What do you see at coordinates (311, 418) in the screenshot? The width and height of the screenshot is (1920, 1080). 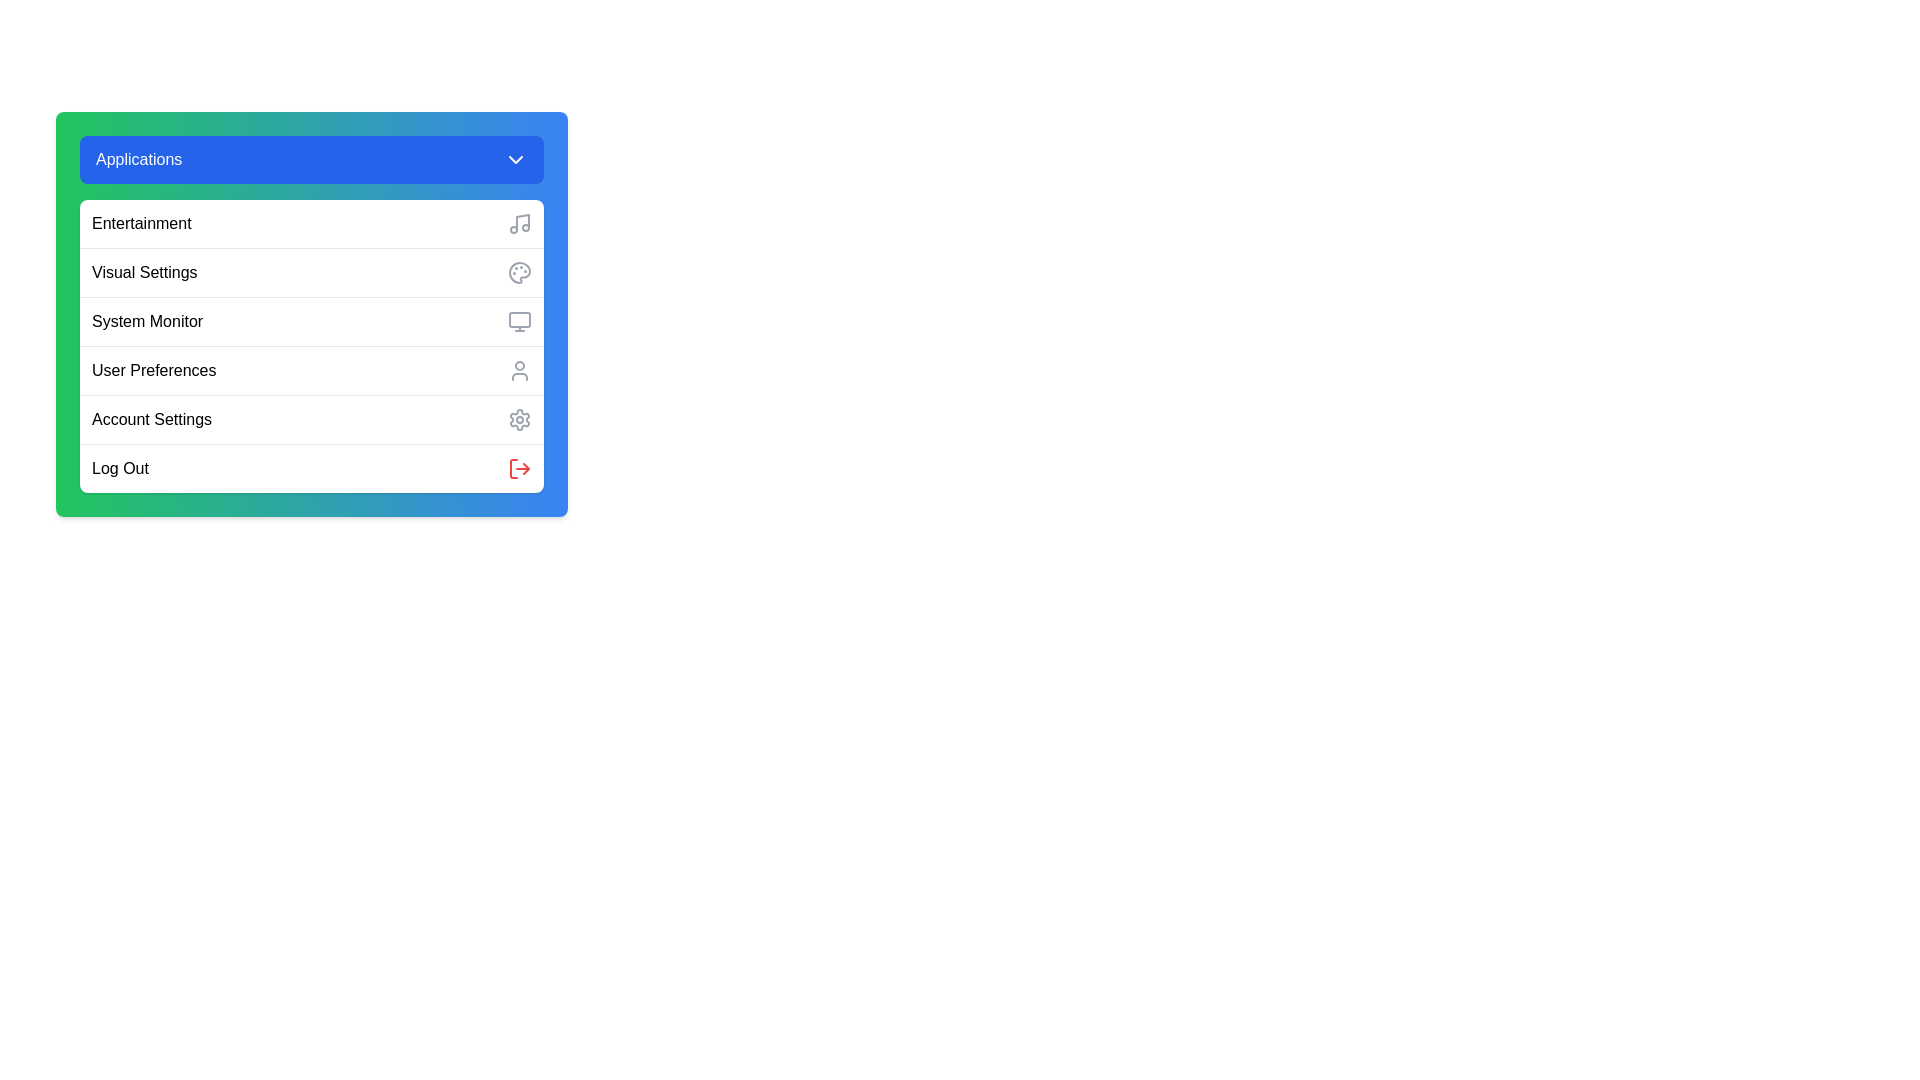 I see `the menu option Account Settings from the menu` at bounding box center [311, 418].